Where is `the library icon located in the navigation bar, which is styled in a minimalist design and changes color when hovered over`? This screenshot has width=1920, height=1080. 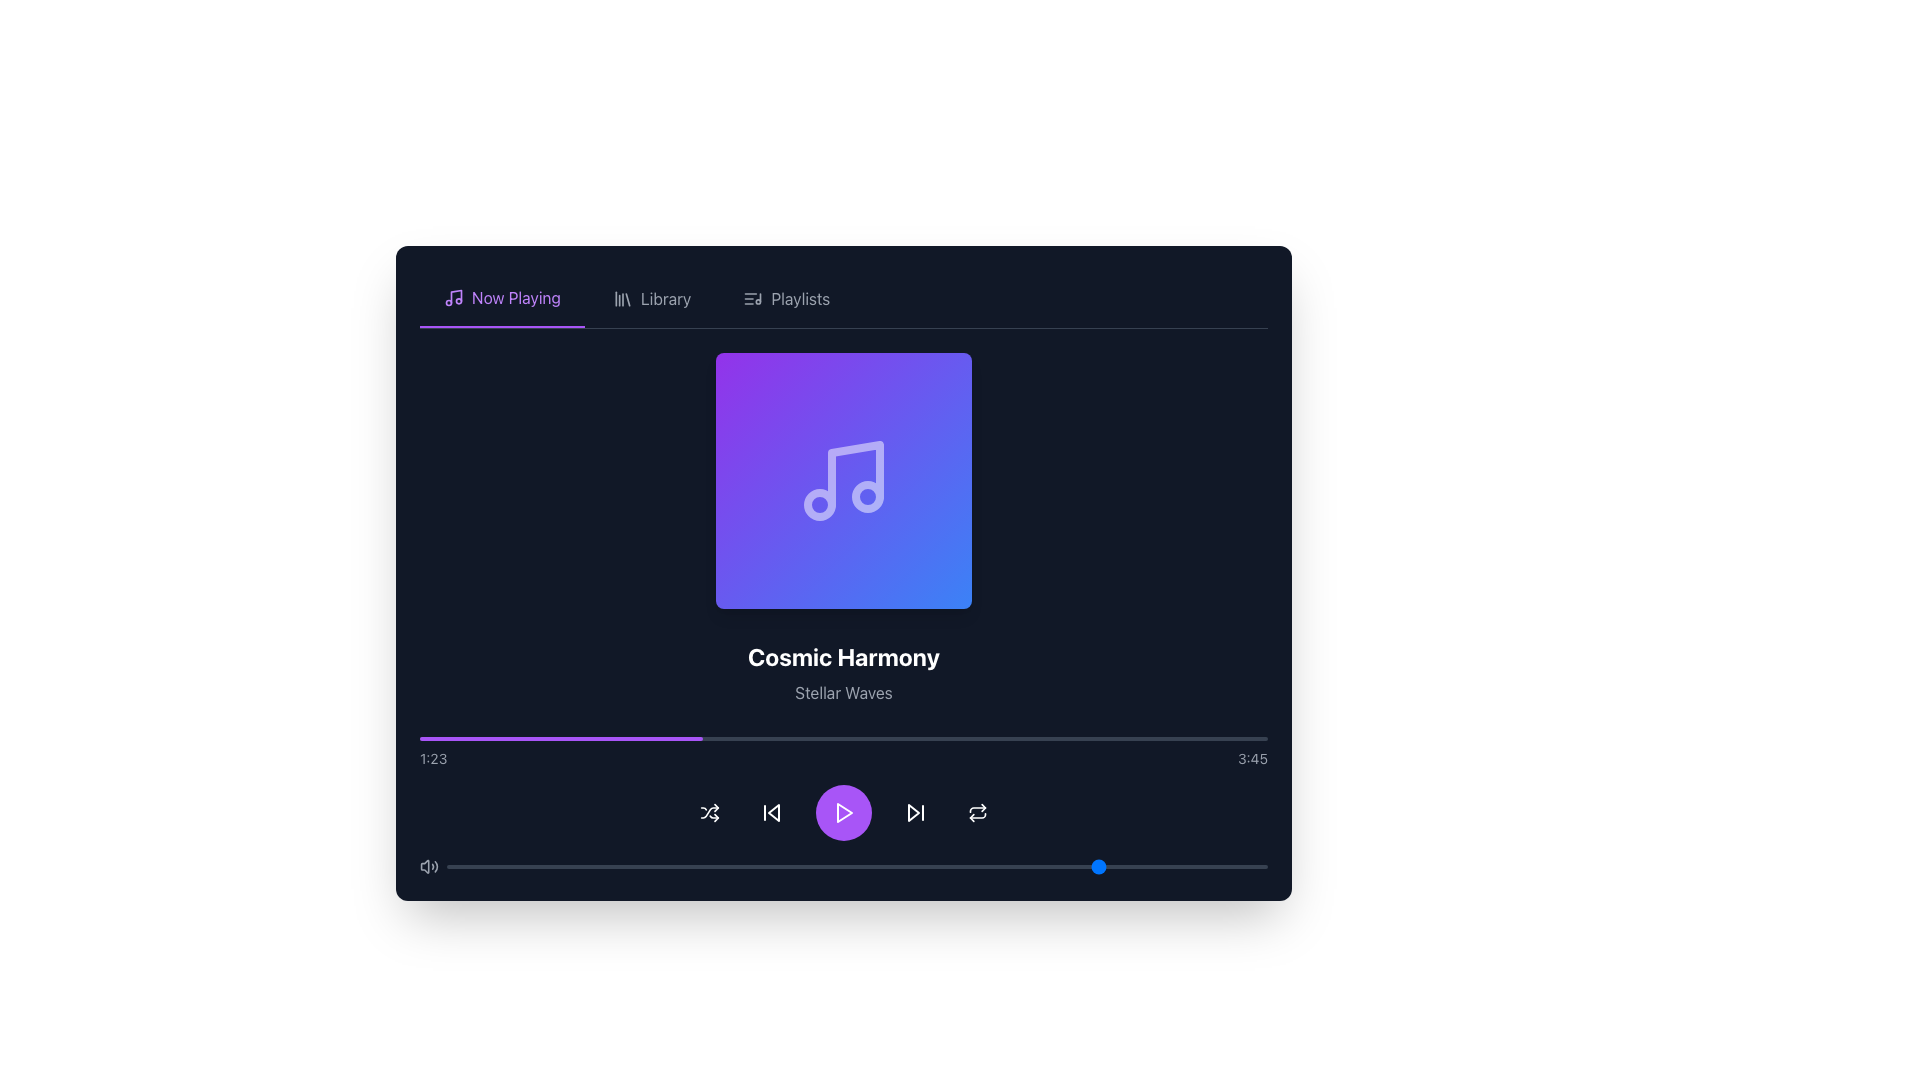 the library icon located in the navigation bar, which is styled in a minimalist design and changes color when hovered over is located at coordinates (621, 299).